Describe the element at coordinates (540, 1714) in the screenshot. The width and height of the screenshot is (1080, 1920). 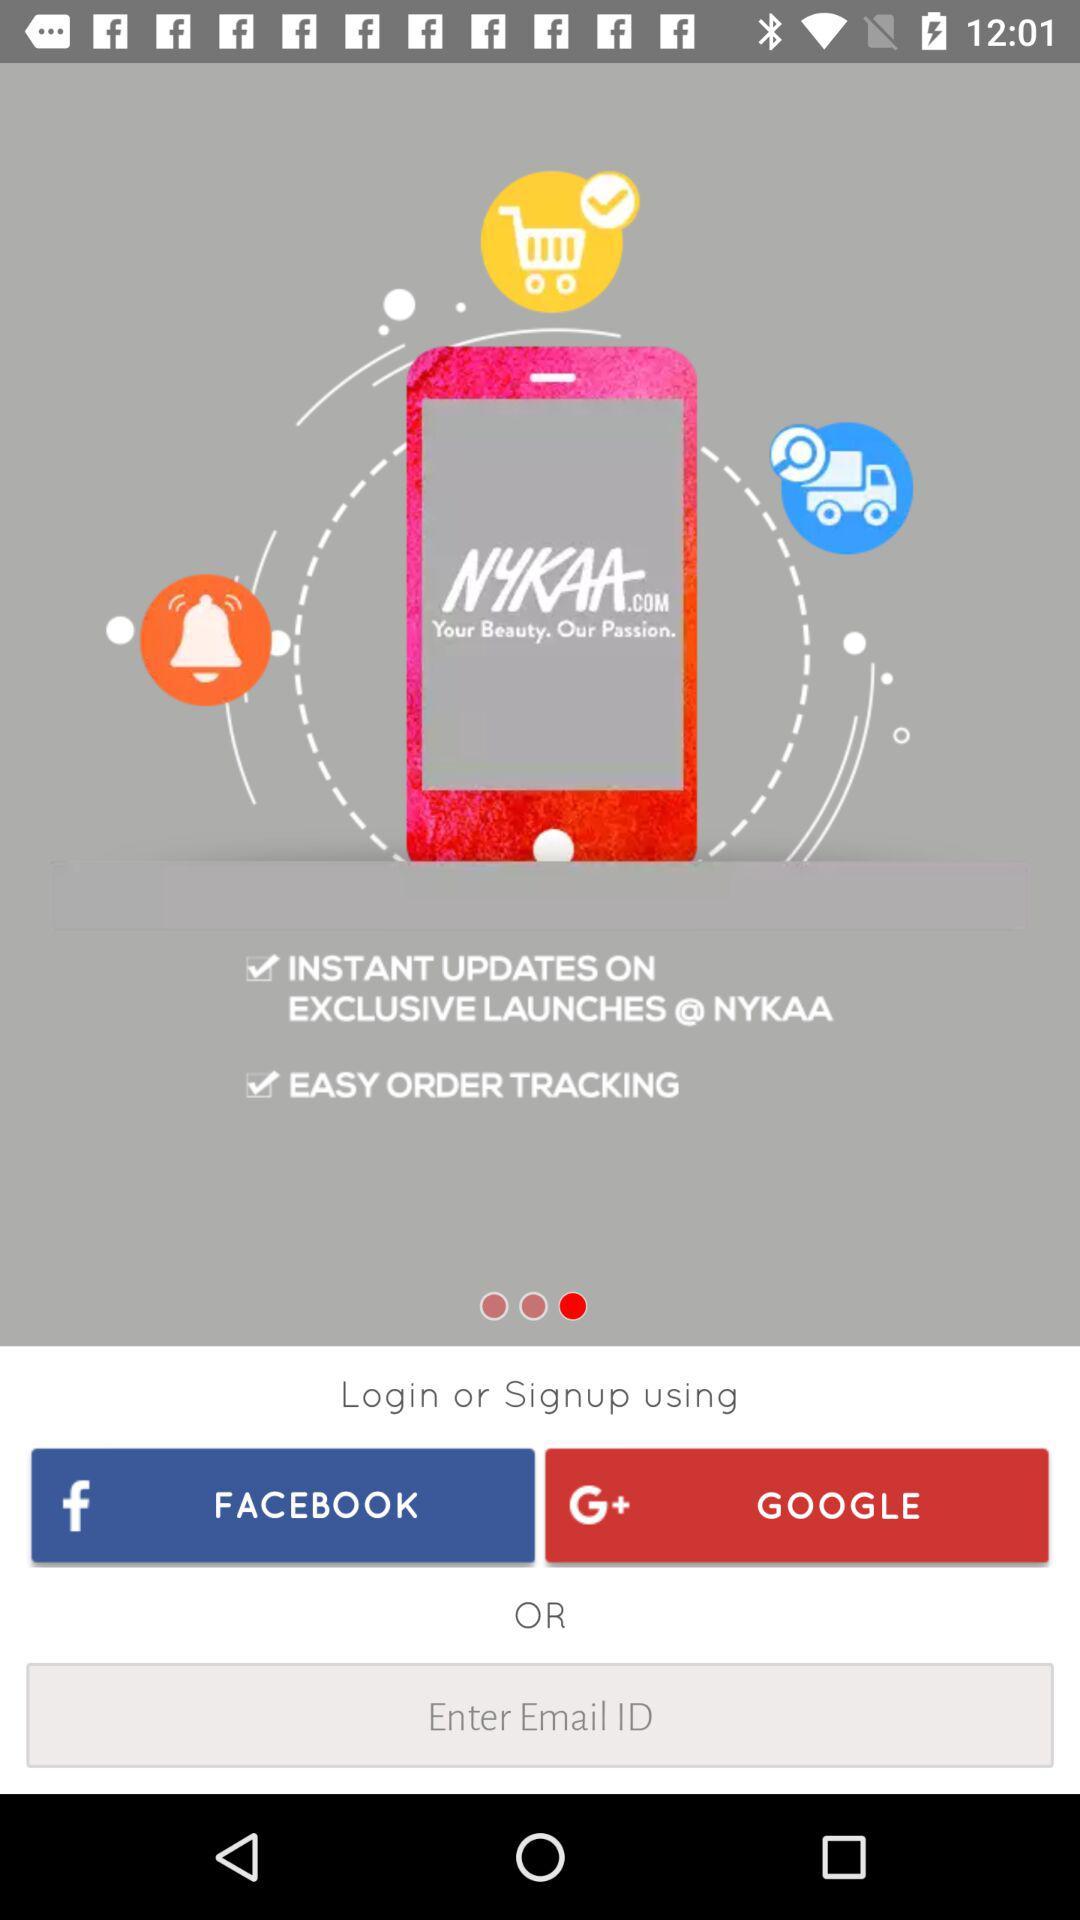
I see `enter email id` at that location.